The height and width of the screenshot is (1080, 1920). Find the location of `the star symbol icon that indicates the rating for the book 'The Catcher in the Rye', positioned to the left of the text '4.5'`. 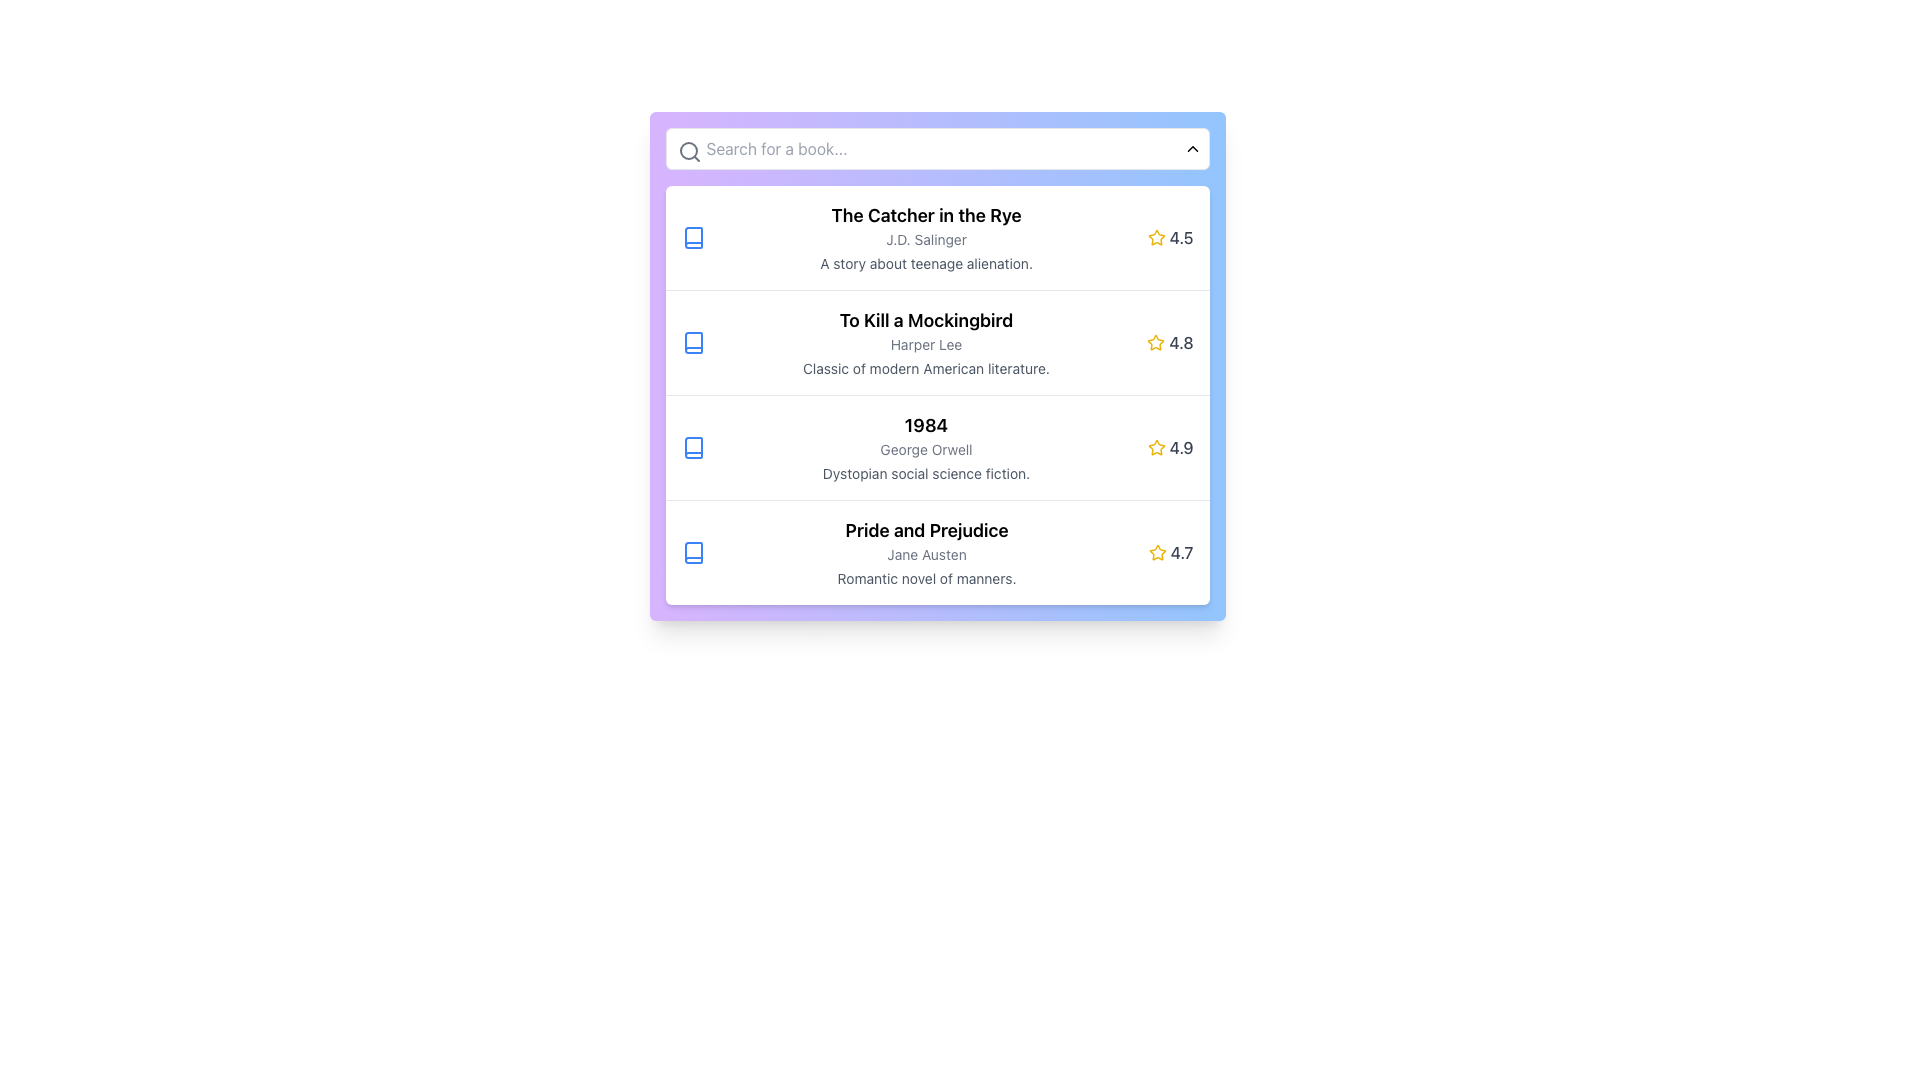

the star symbol icon that indicates the rating for the book 'The Catcher in the Rye', positioned to the left of the text '4.5' is located at coordinates (1156, 237).